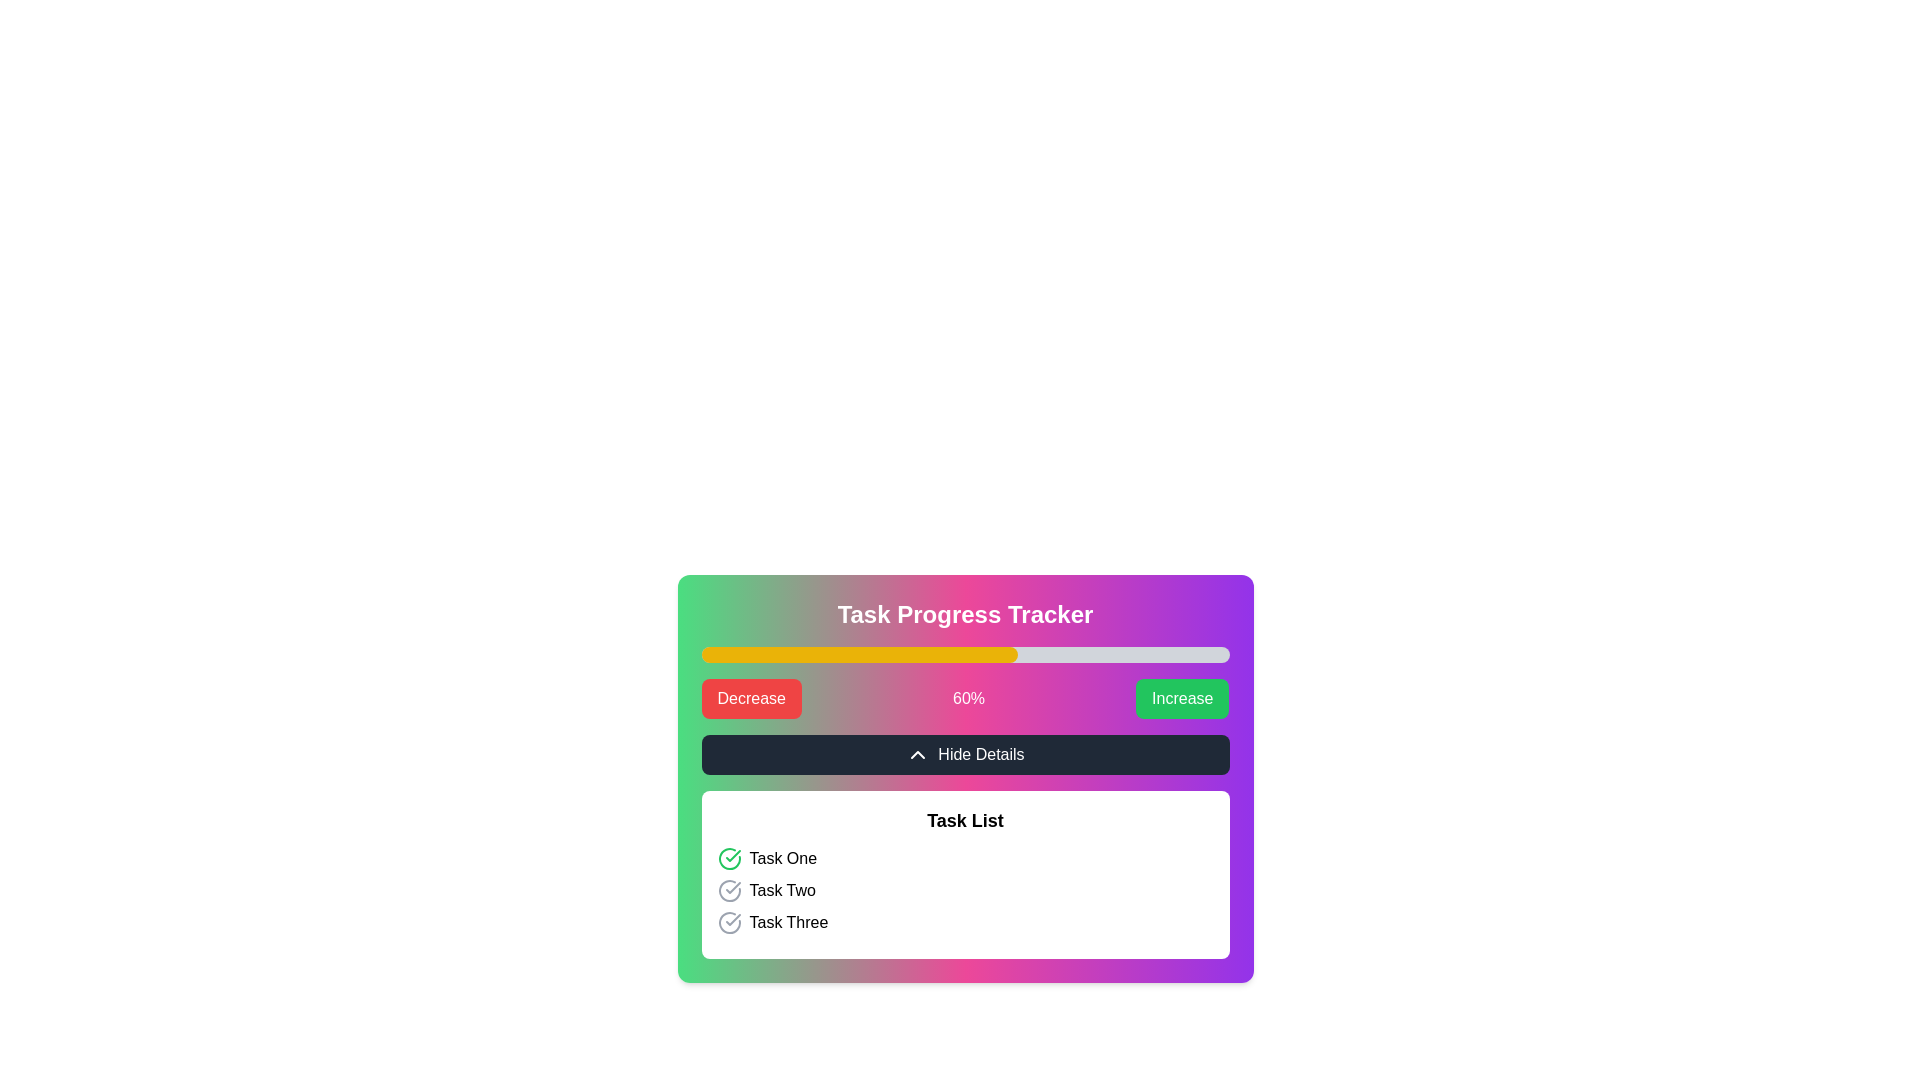  Describe the element at coordinates (728, 922) in the screenshot. I see `the status indicator icon for 'Task Three' if it is interactive` at that location.